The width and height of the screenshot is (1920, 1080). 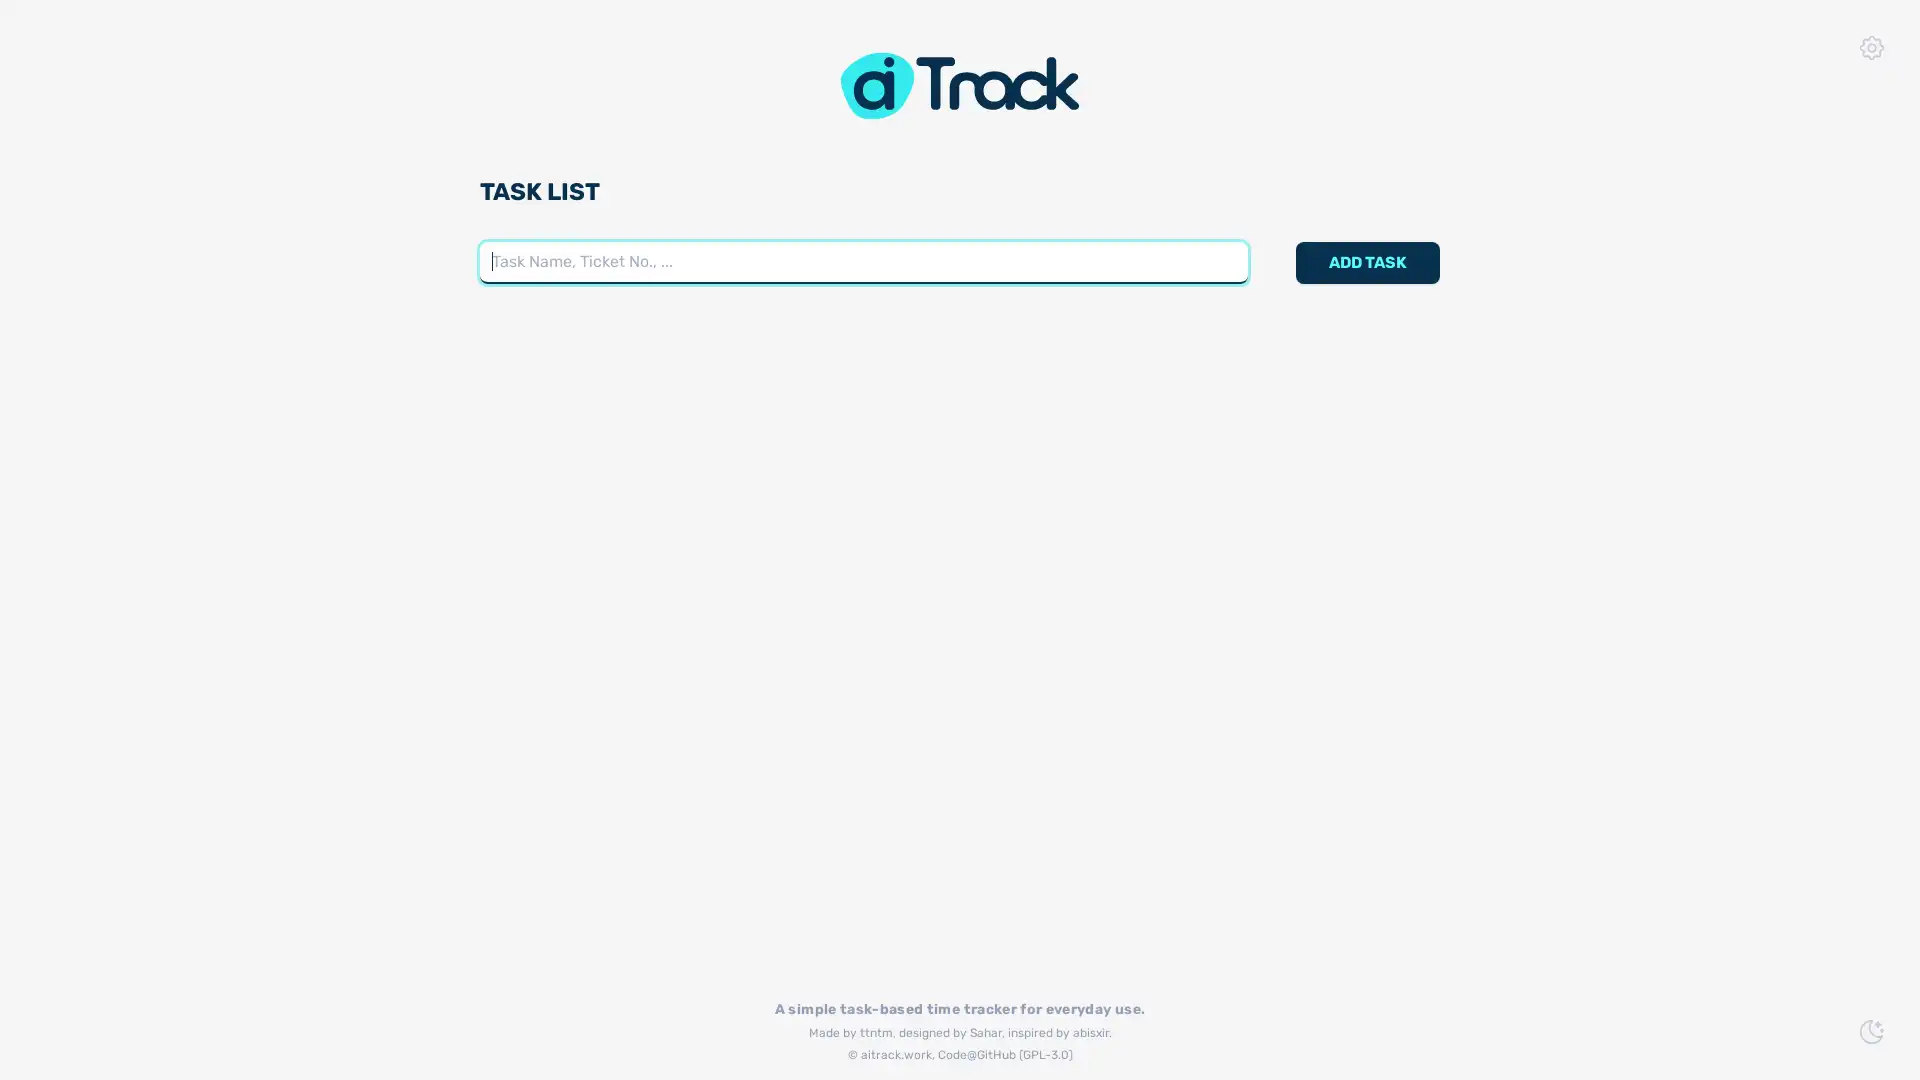 I want to click on Switch to Dark Mode, so click(x=1871, y=1032).